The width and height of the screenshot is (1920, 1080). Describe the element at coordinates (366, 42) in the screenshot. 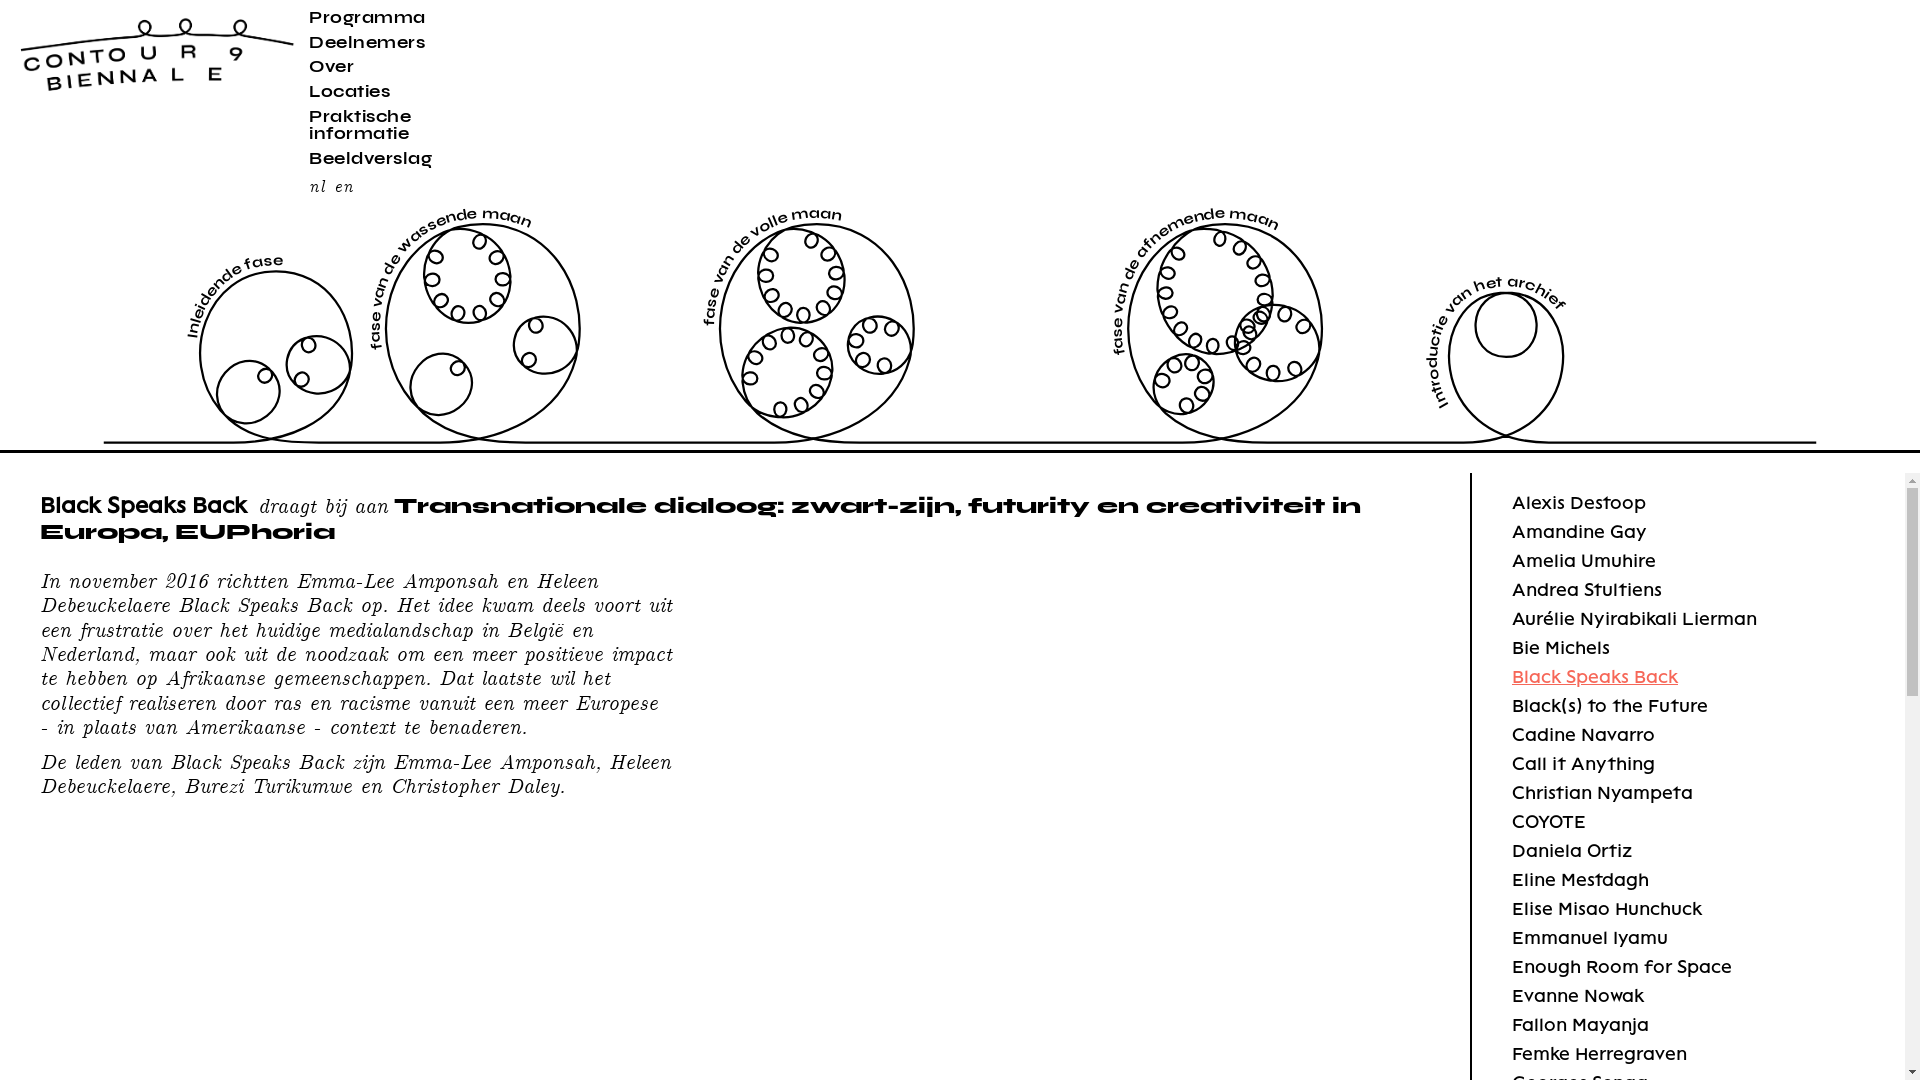

I see `'Deelnemers'` at that location.